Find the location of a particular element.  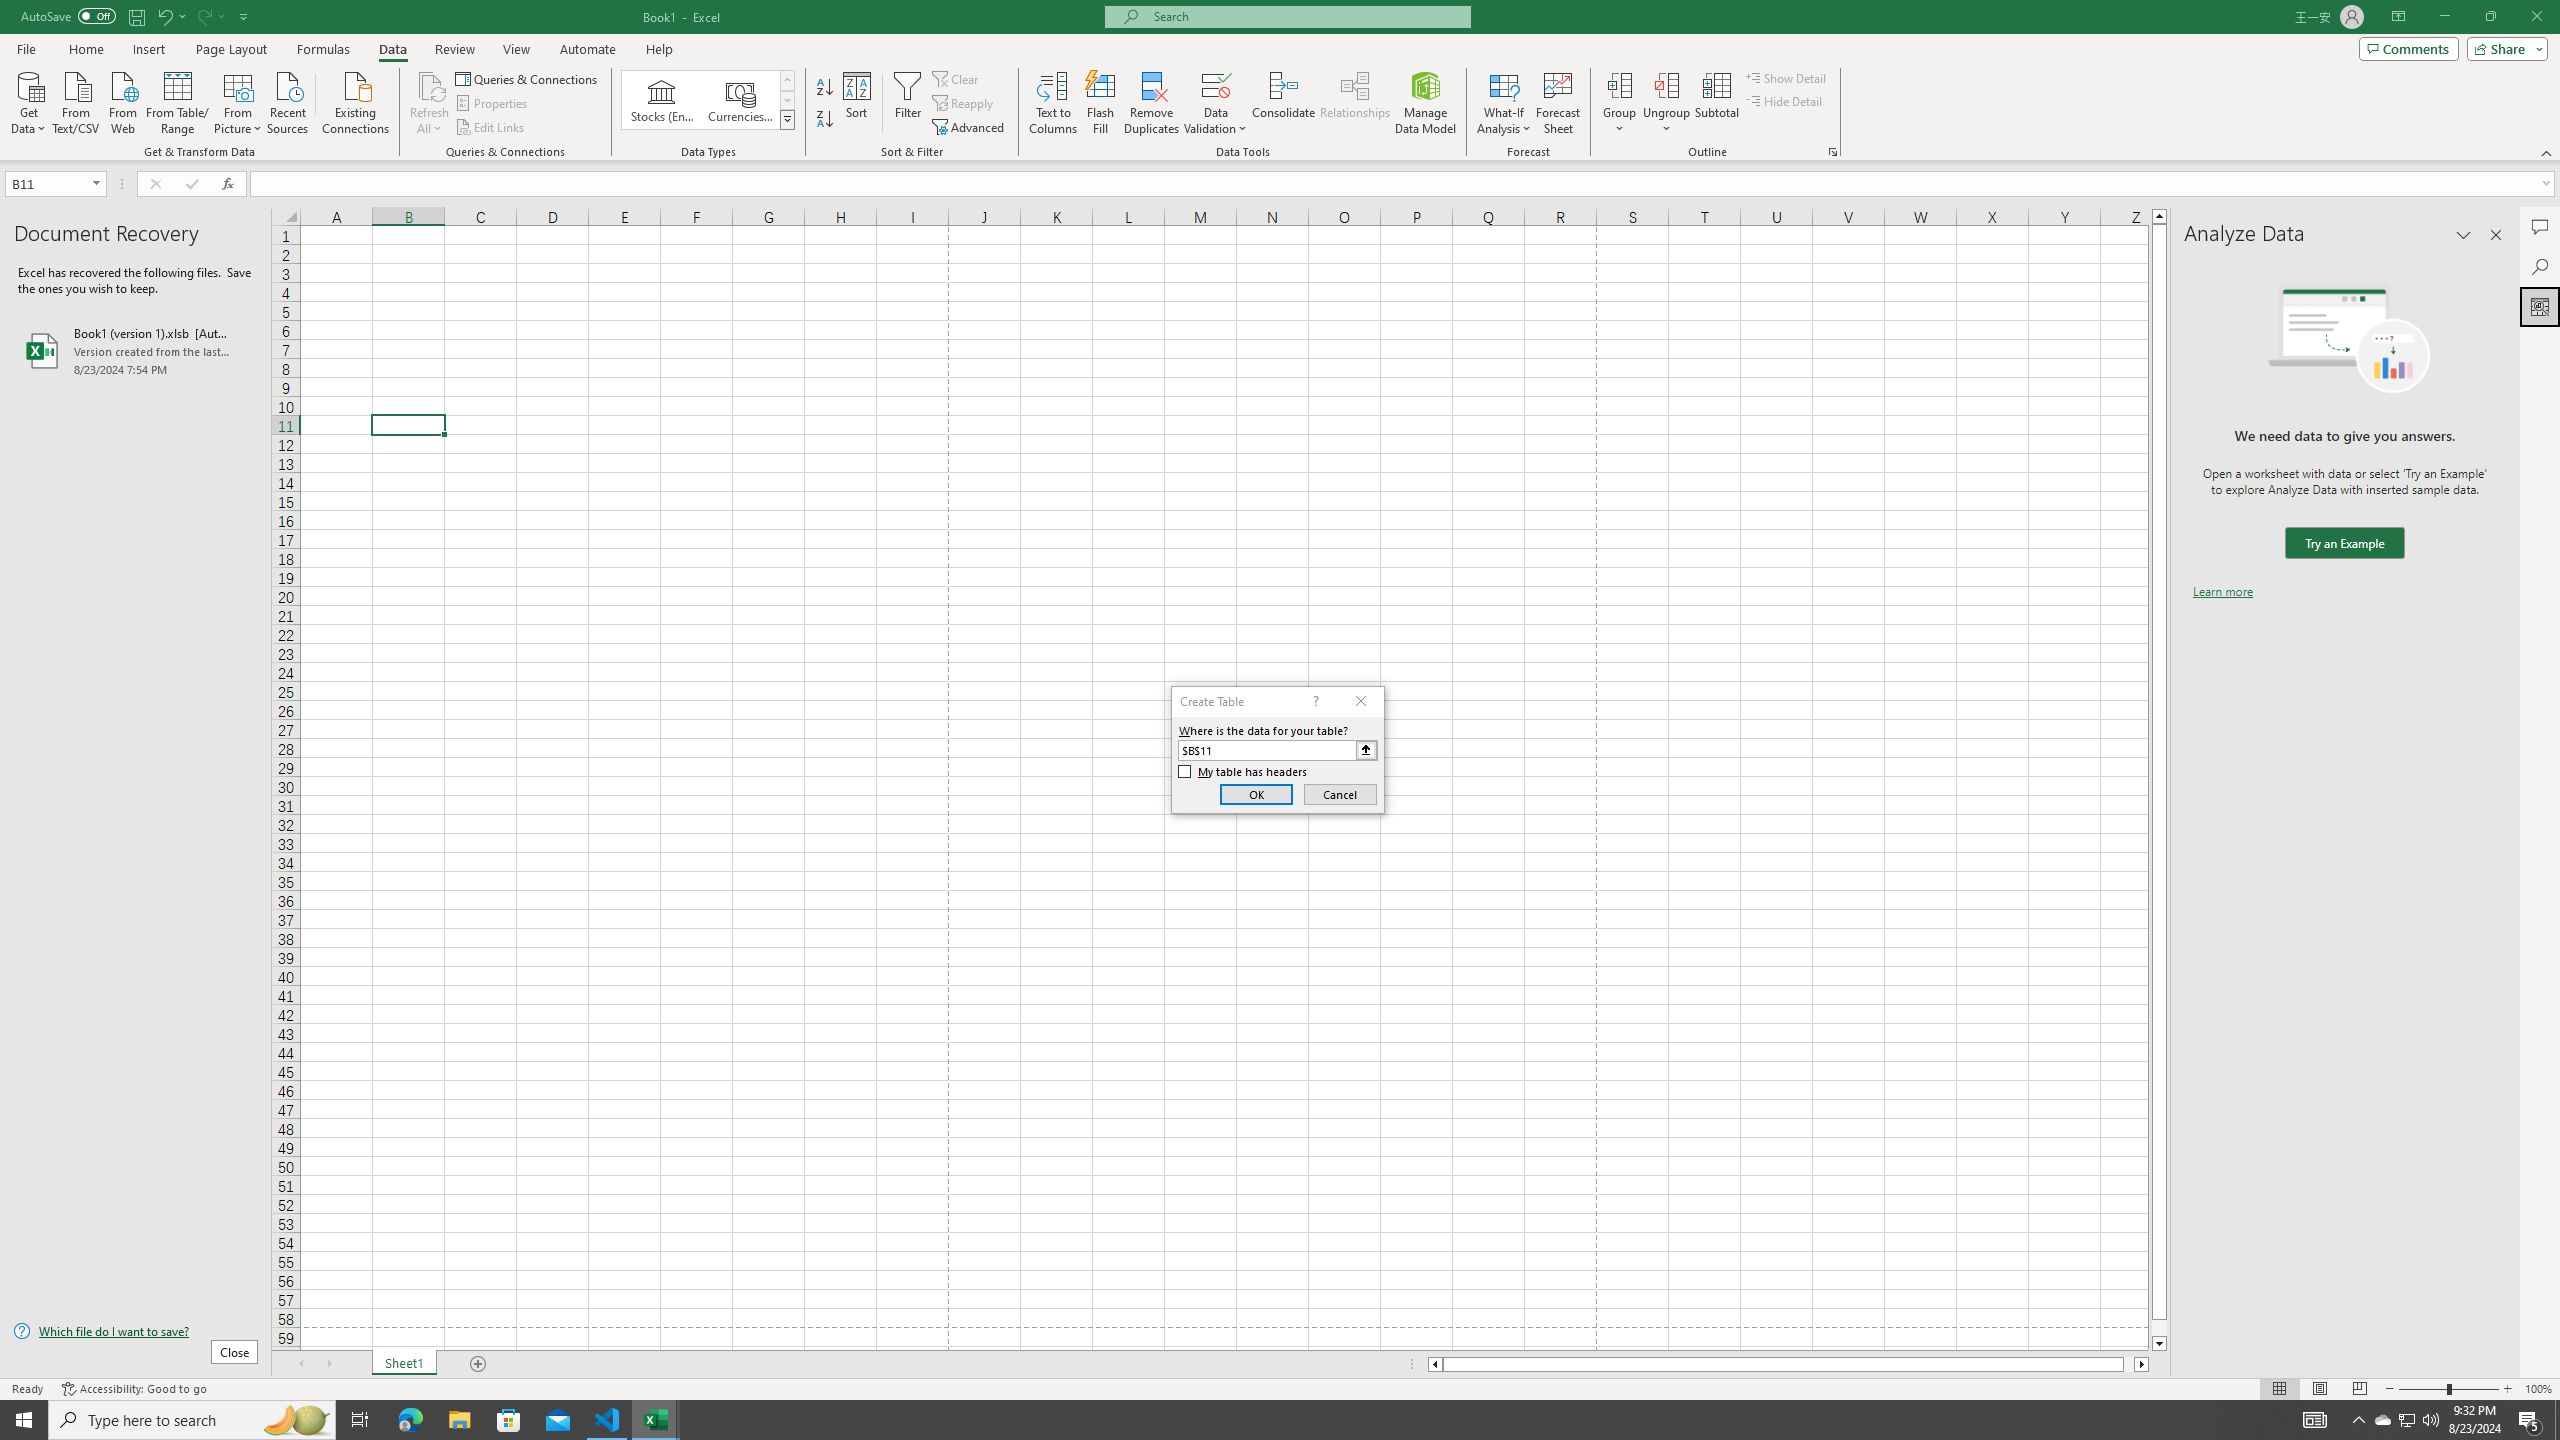

'Forecast Sheet' is located at coordinates (1557, 103).